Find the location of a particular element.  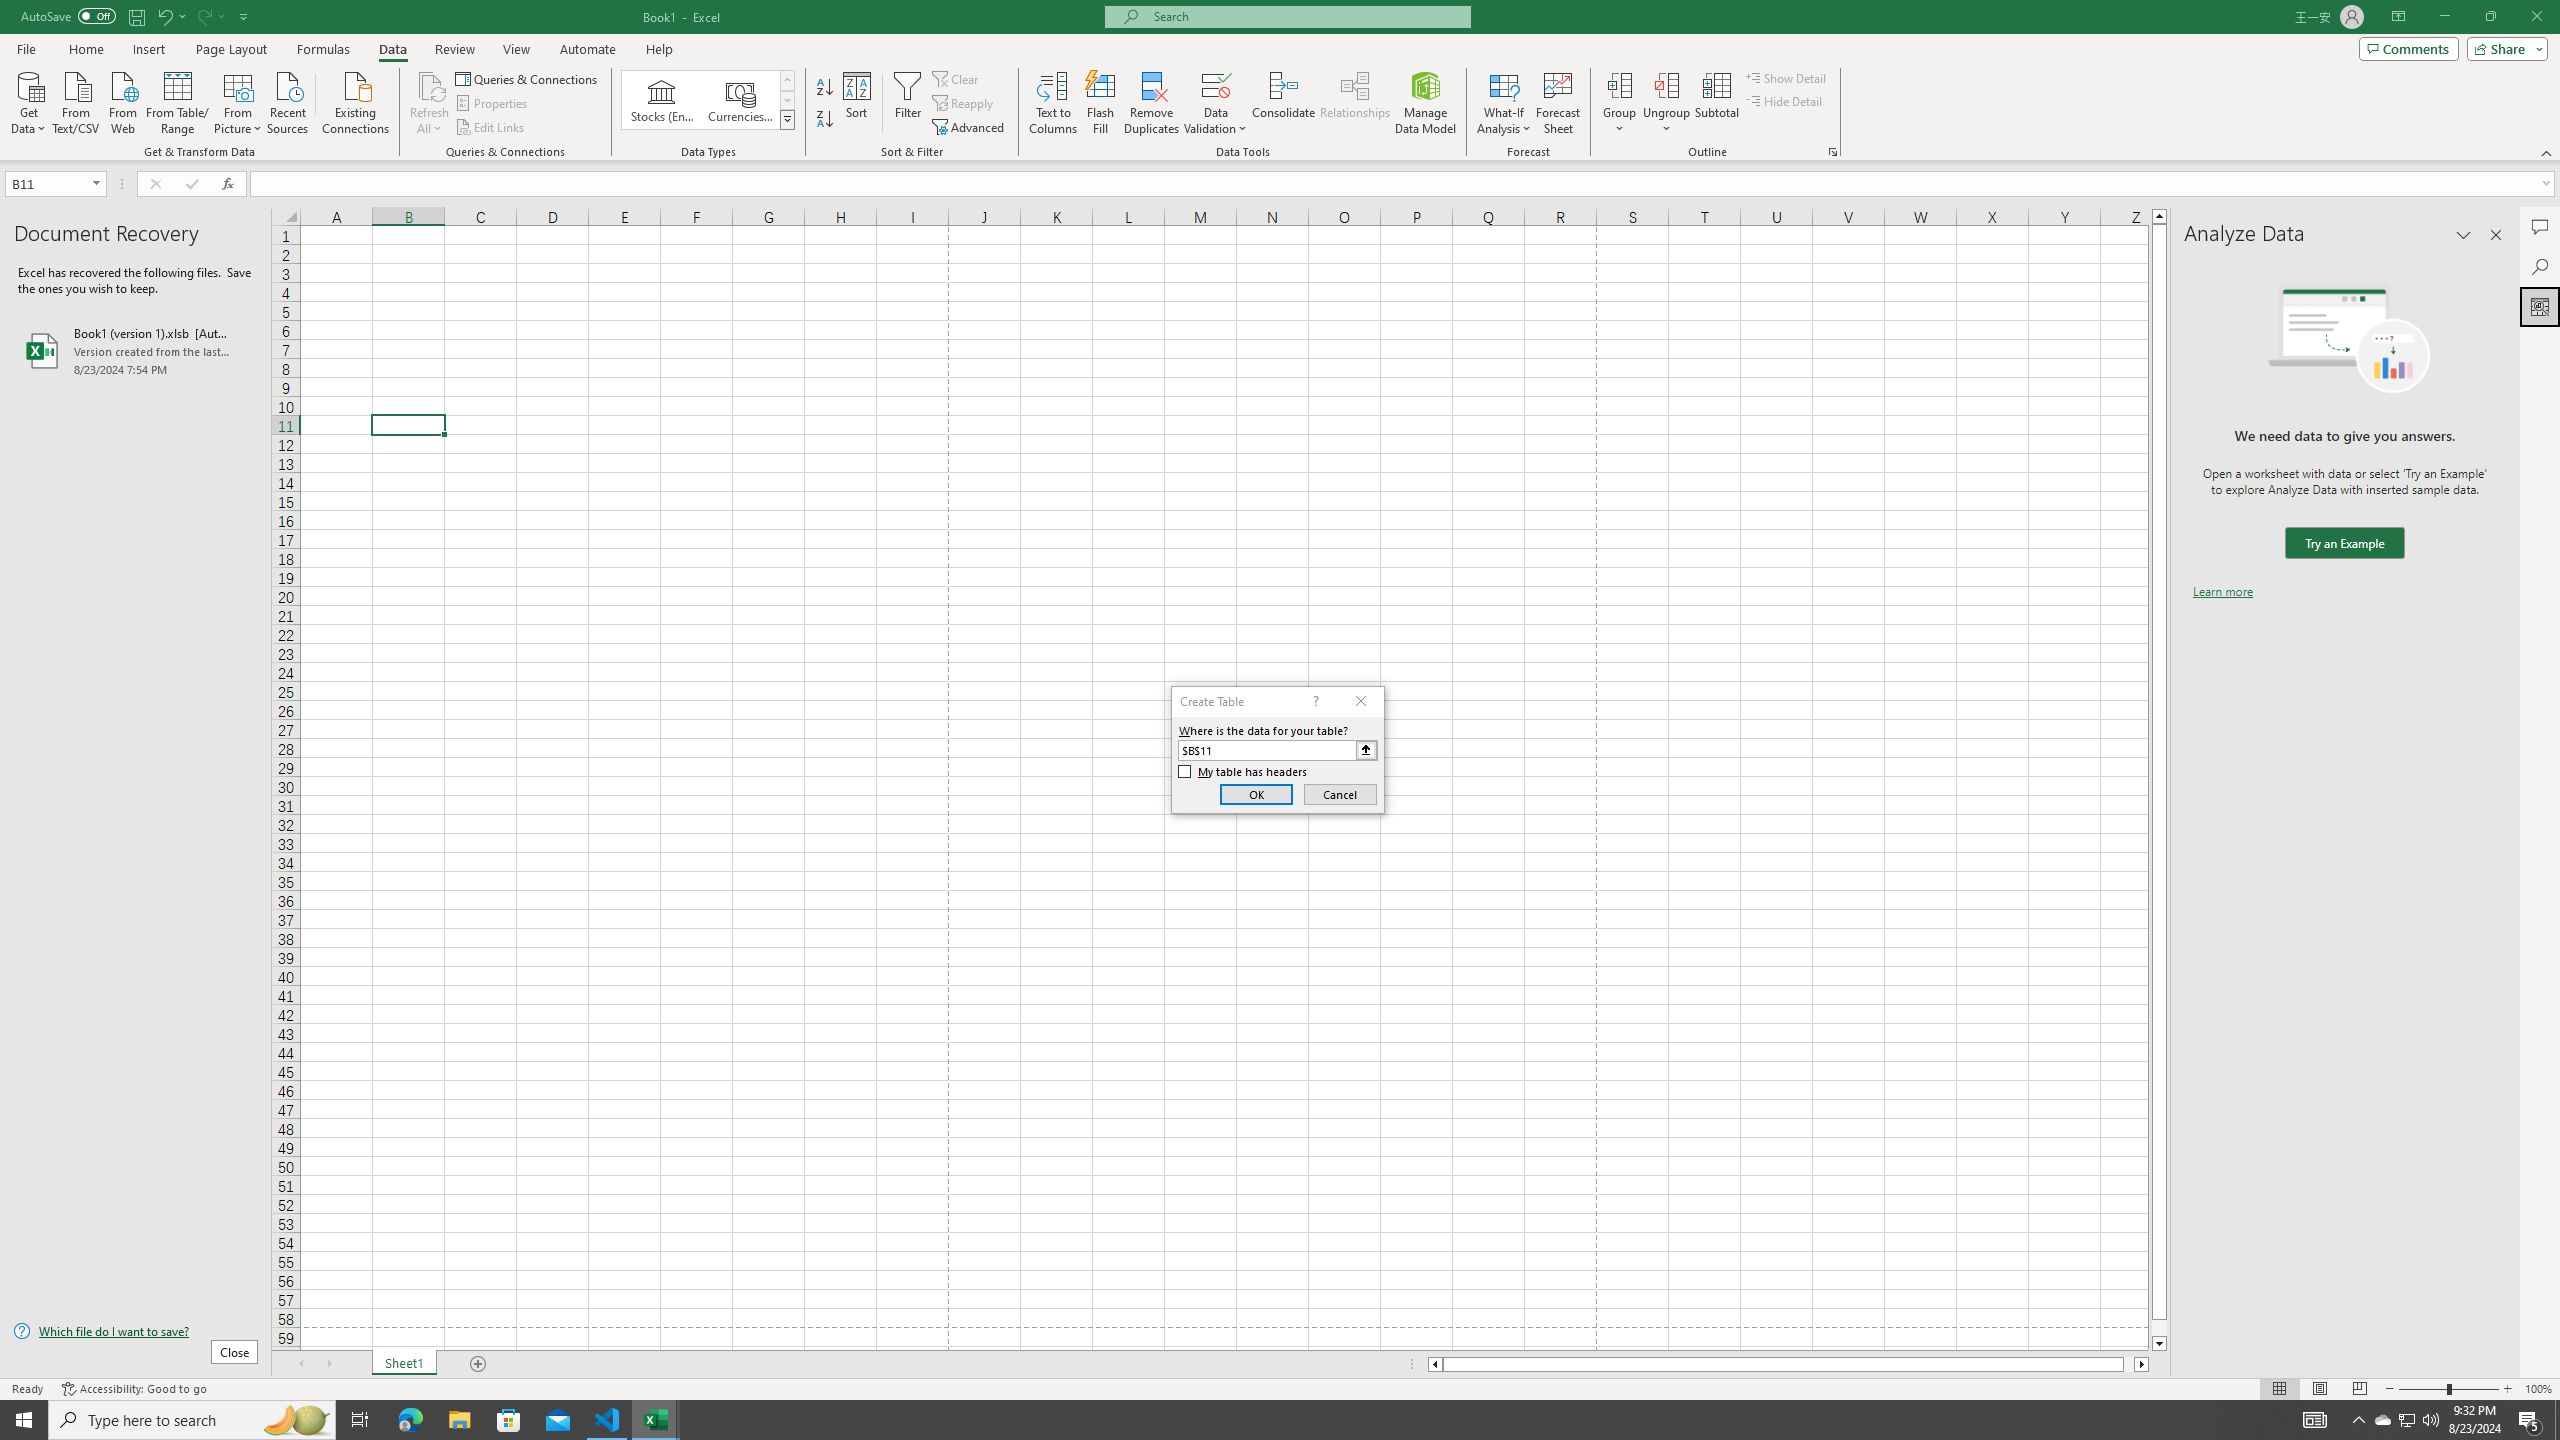

'Forecast Sheet' is located at coordinates (1557, 103).